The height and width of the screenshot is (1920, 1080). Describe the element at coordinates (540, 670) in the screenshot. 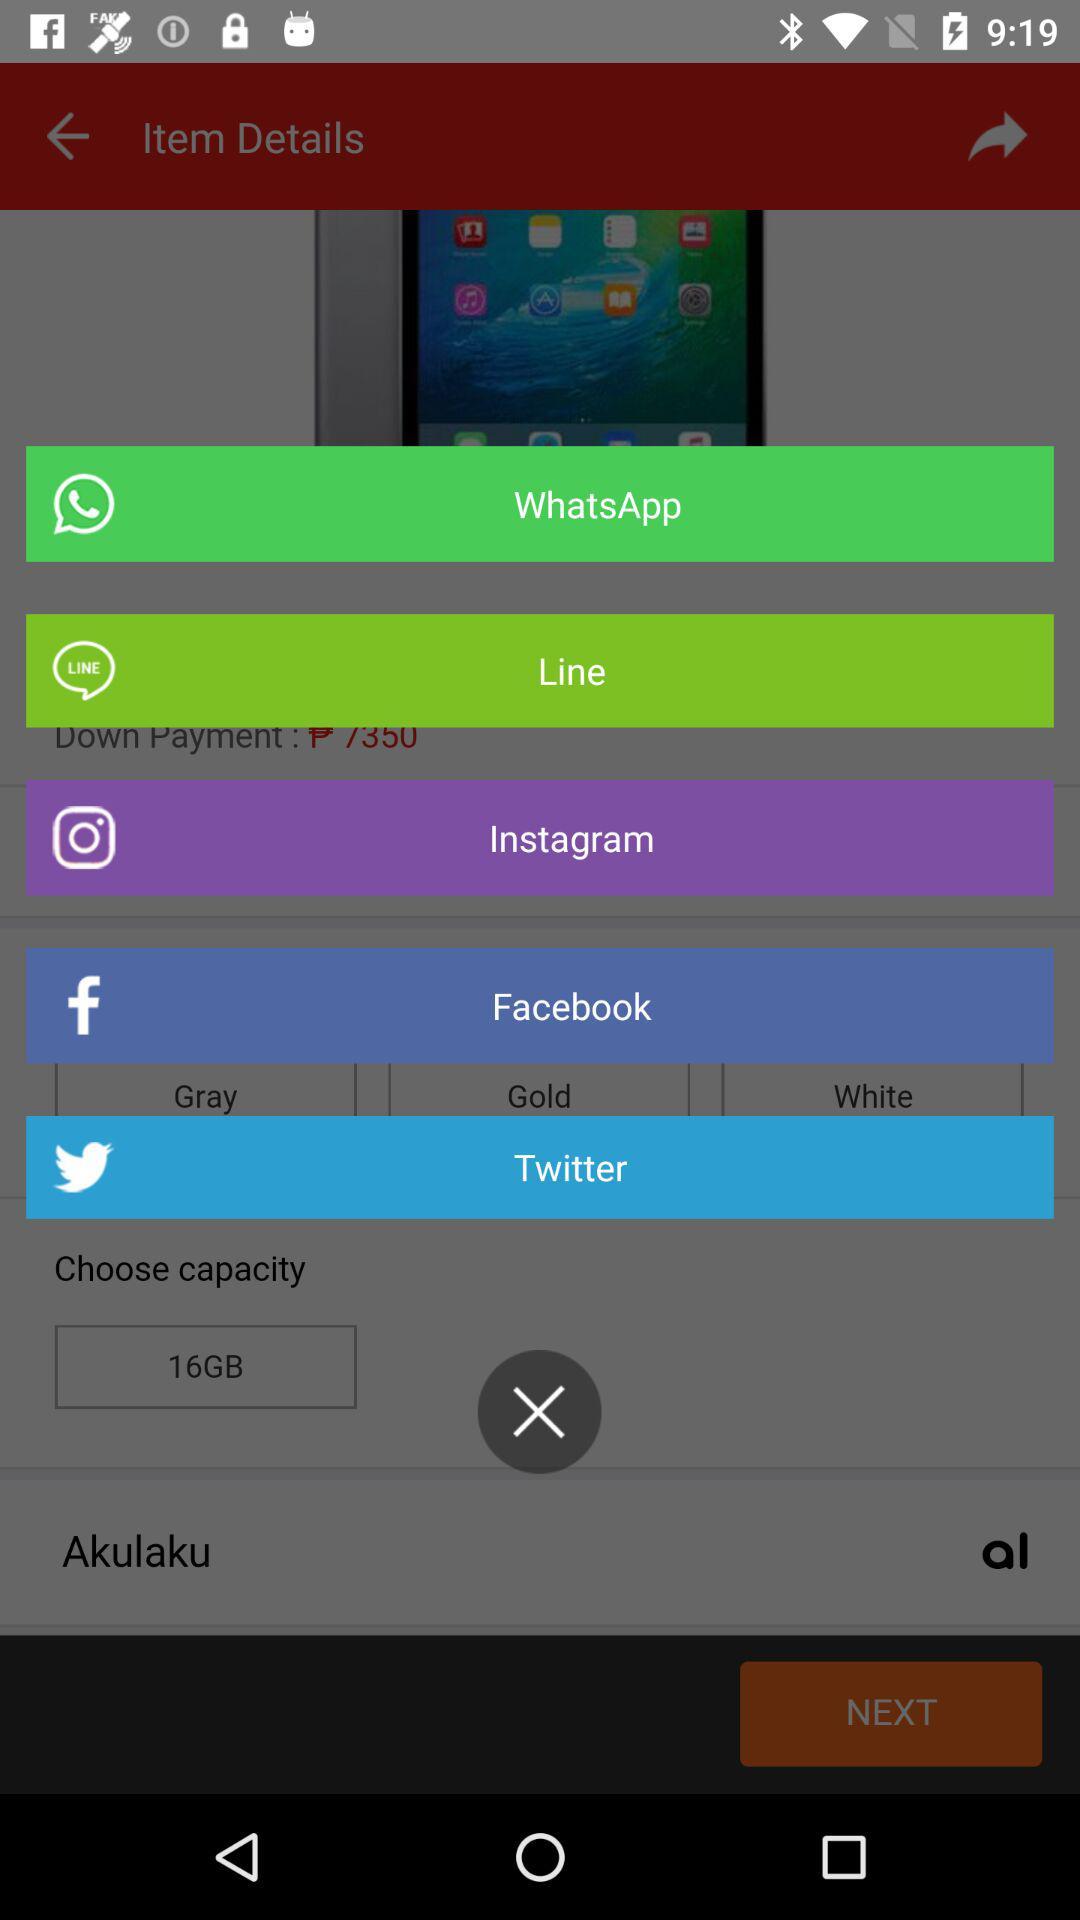

I see `the item below whatsapp item` at that location.